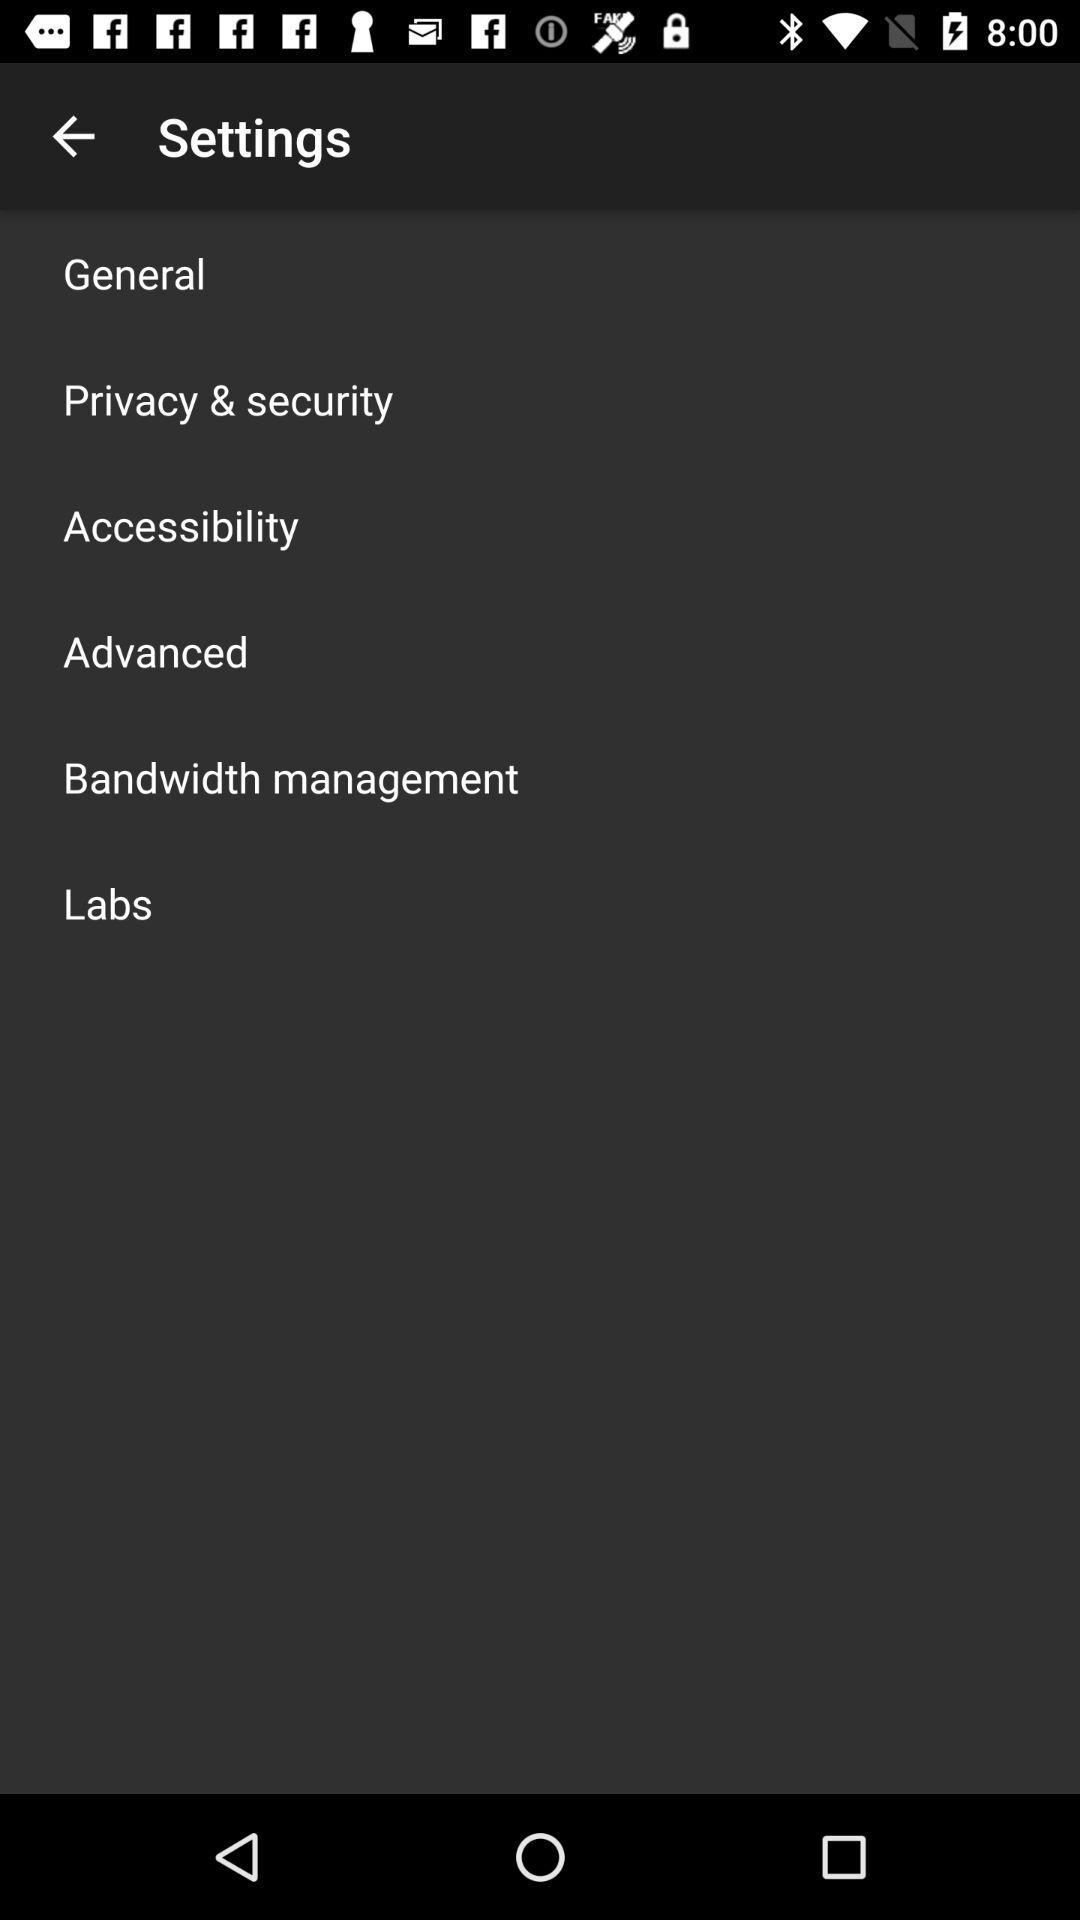 Image resolution: width=1080 pixels, height=1920 pixels. Describe the element at coordinates (227, 398) in the screenshot. I see `the privacy & security icon` at that location.